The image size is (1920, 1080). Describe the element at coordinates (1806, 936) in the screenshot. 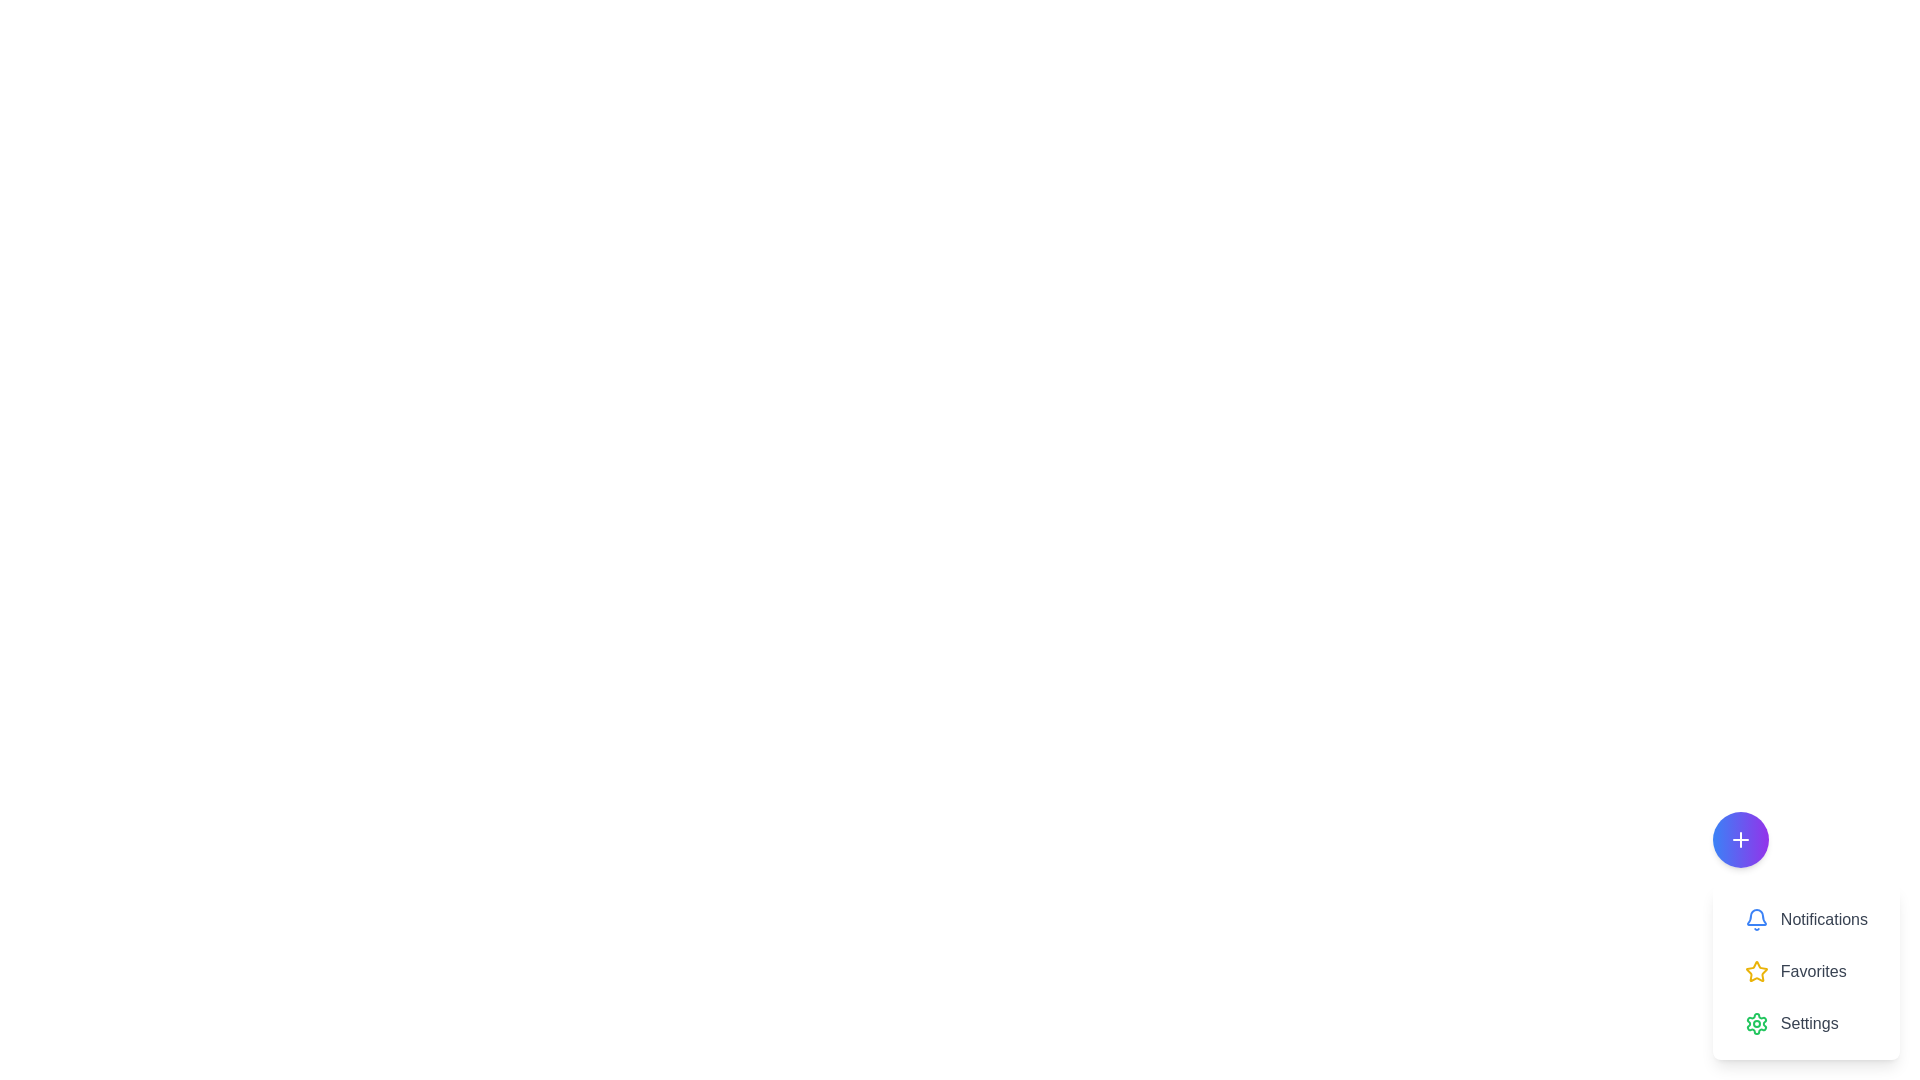

I see `the 'Notifications' item in the interactive menu located at the bottom-right corner, which is visually represented with a blue icon` at that location.